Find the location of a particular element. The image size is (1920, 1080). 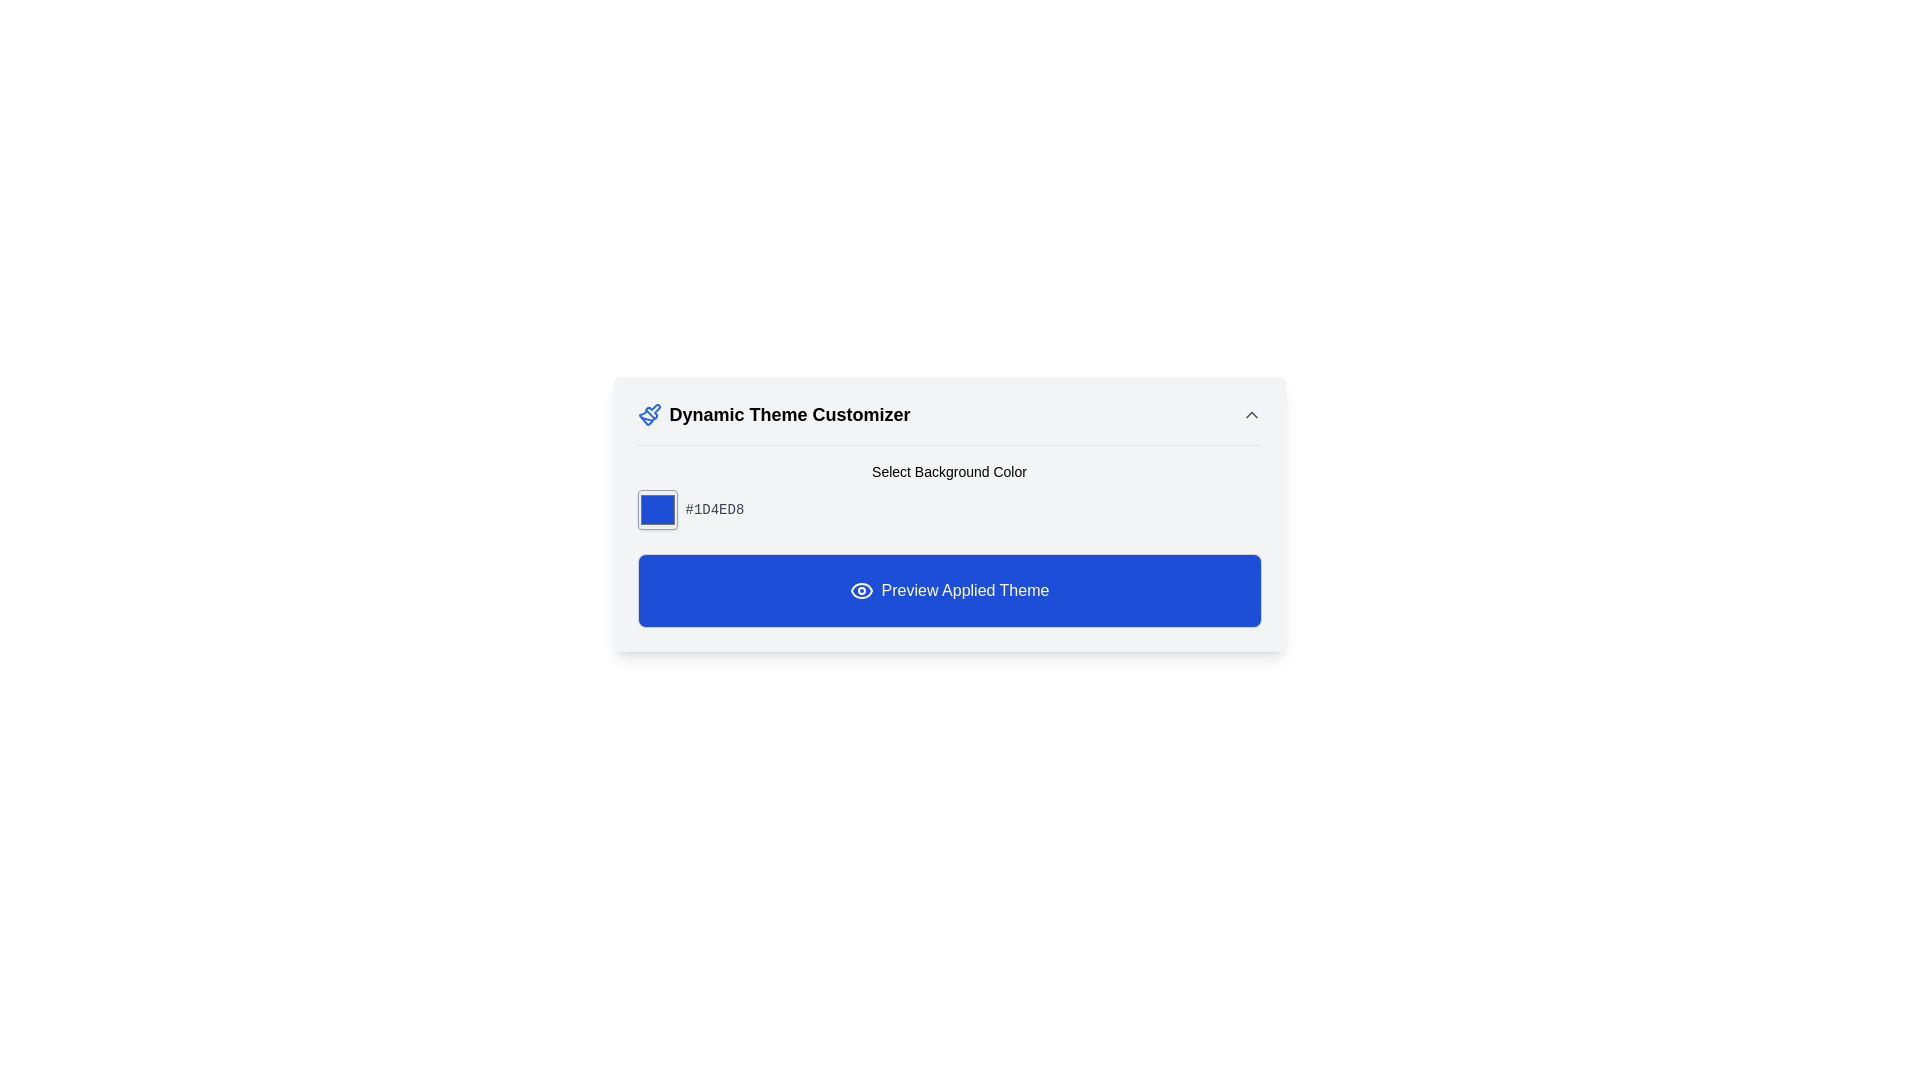

the 'eye' icon which is located within the 'Preview Applied Theme' blue button, positioned towards the center left before the text is located at coordinates (861, 589).